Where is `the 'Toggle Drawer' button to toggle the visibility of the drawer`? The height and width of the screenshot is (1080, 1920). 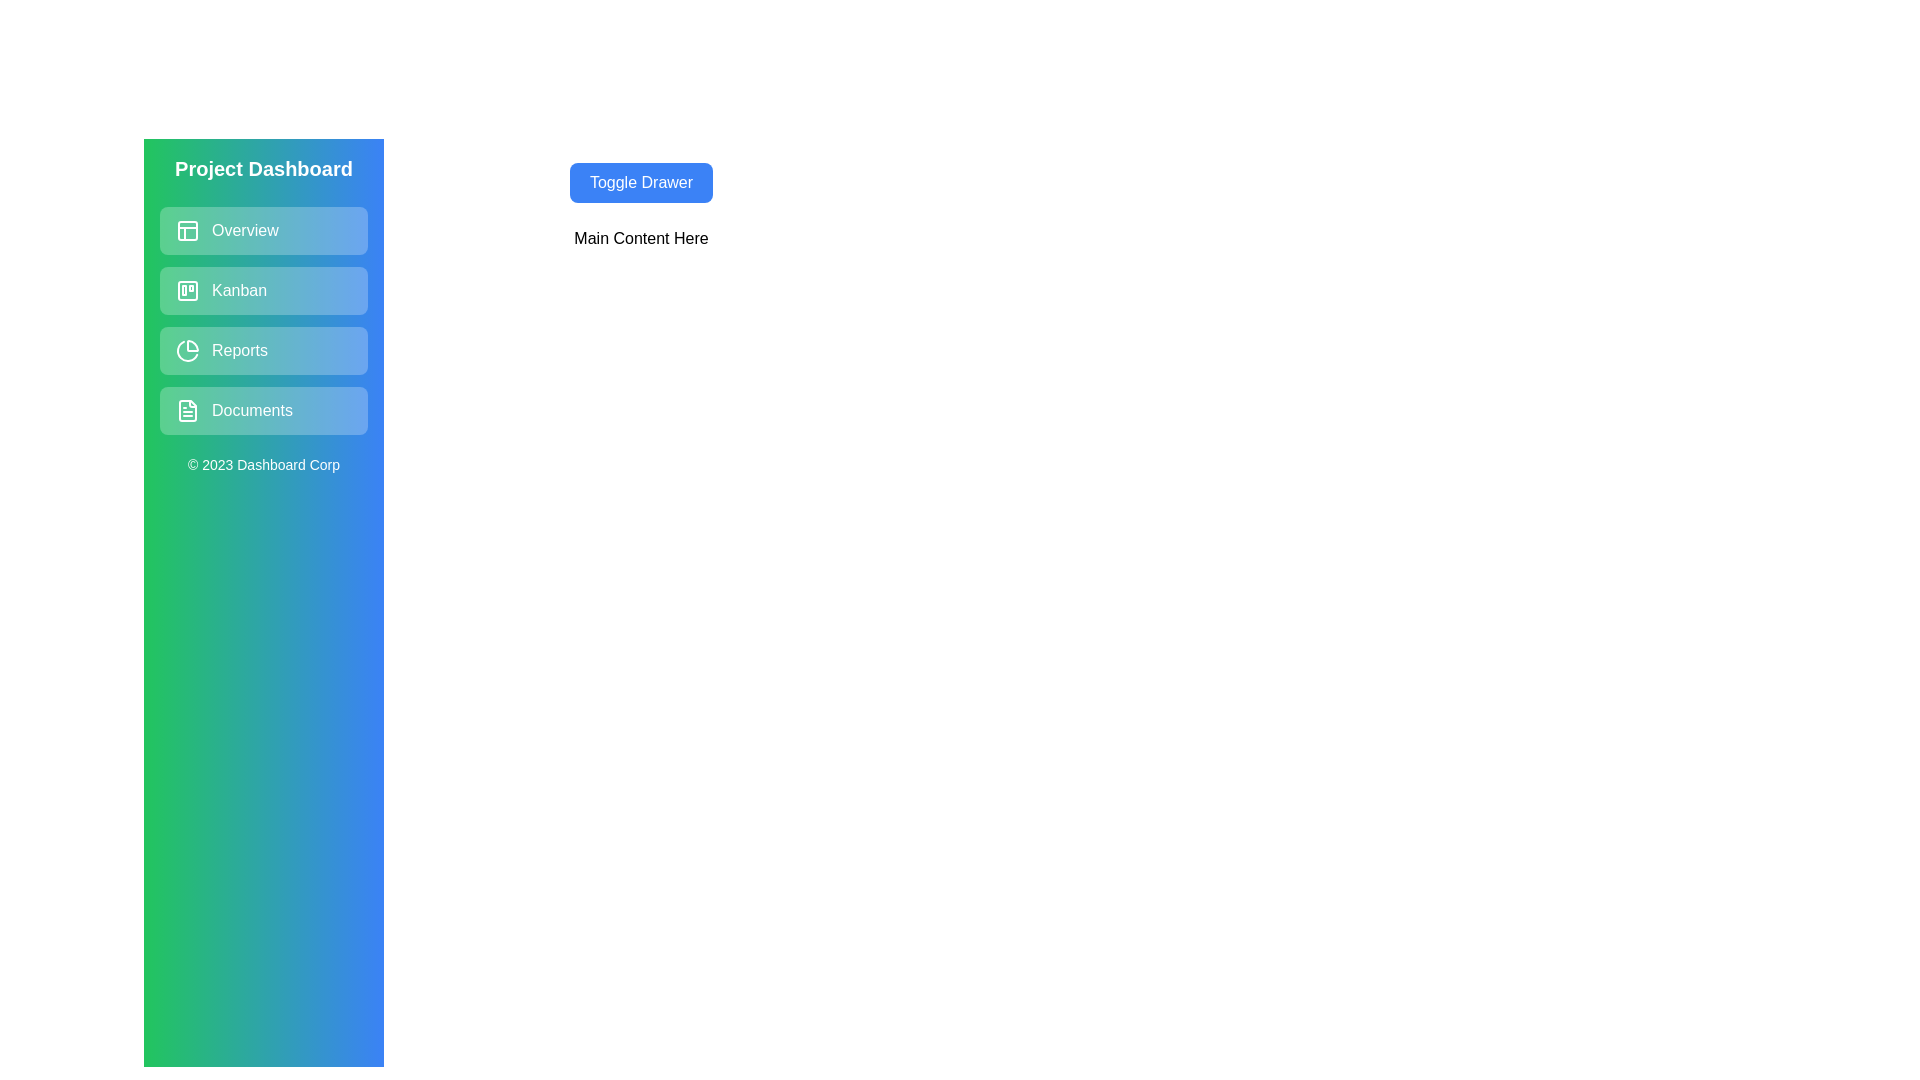
the 'Toggle Drawer' button to toggle the visibility of the drawer is located at coordinates (641, 182).